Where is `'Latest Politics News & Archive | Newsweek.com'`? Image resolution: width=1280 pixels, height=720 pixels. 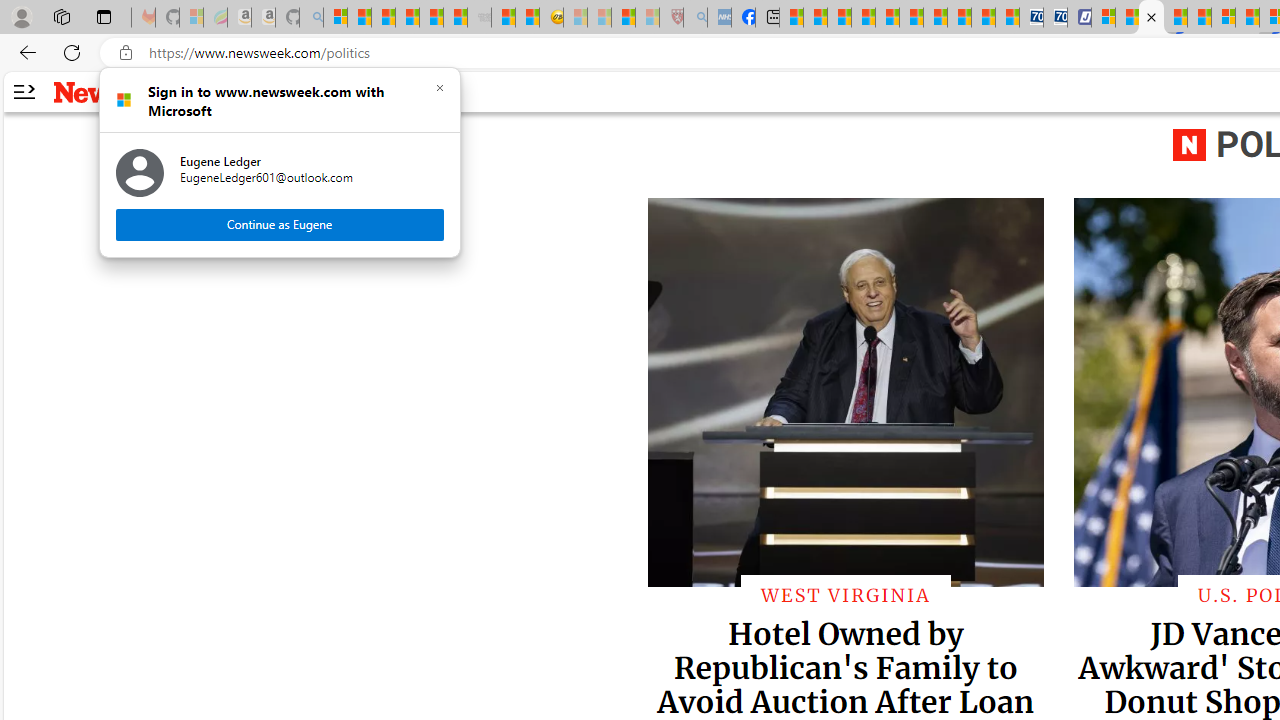
'Latest Politics News & Archive | Newsweek.com' is located at coordinates (1152, 17).